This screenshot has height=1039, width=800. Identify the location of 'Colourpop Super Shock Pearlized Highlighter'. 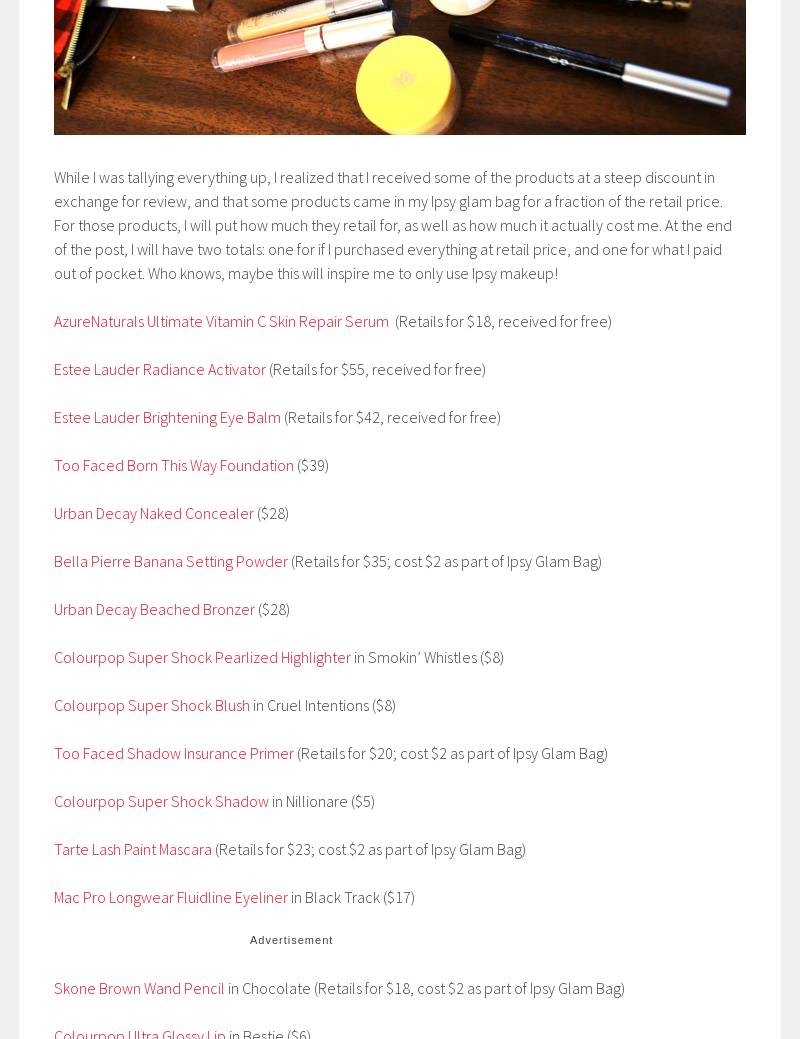
(202, 656).